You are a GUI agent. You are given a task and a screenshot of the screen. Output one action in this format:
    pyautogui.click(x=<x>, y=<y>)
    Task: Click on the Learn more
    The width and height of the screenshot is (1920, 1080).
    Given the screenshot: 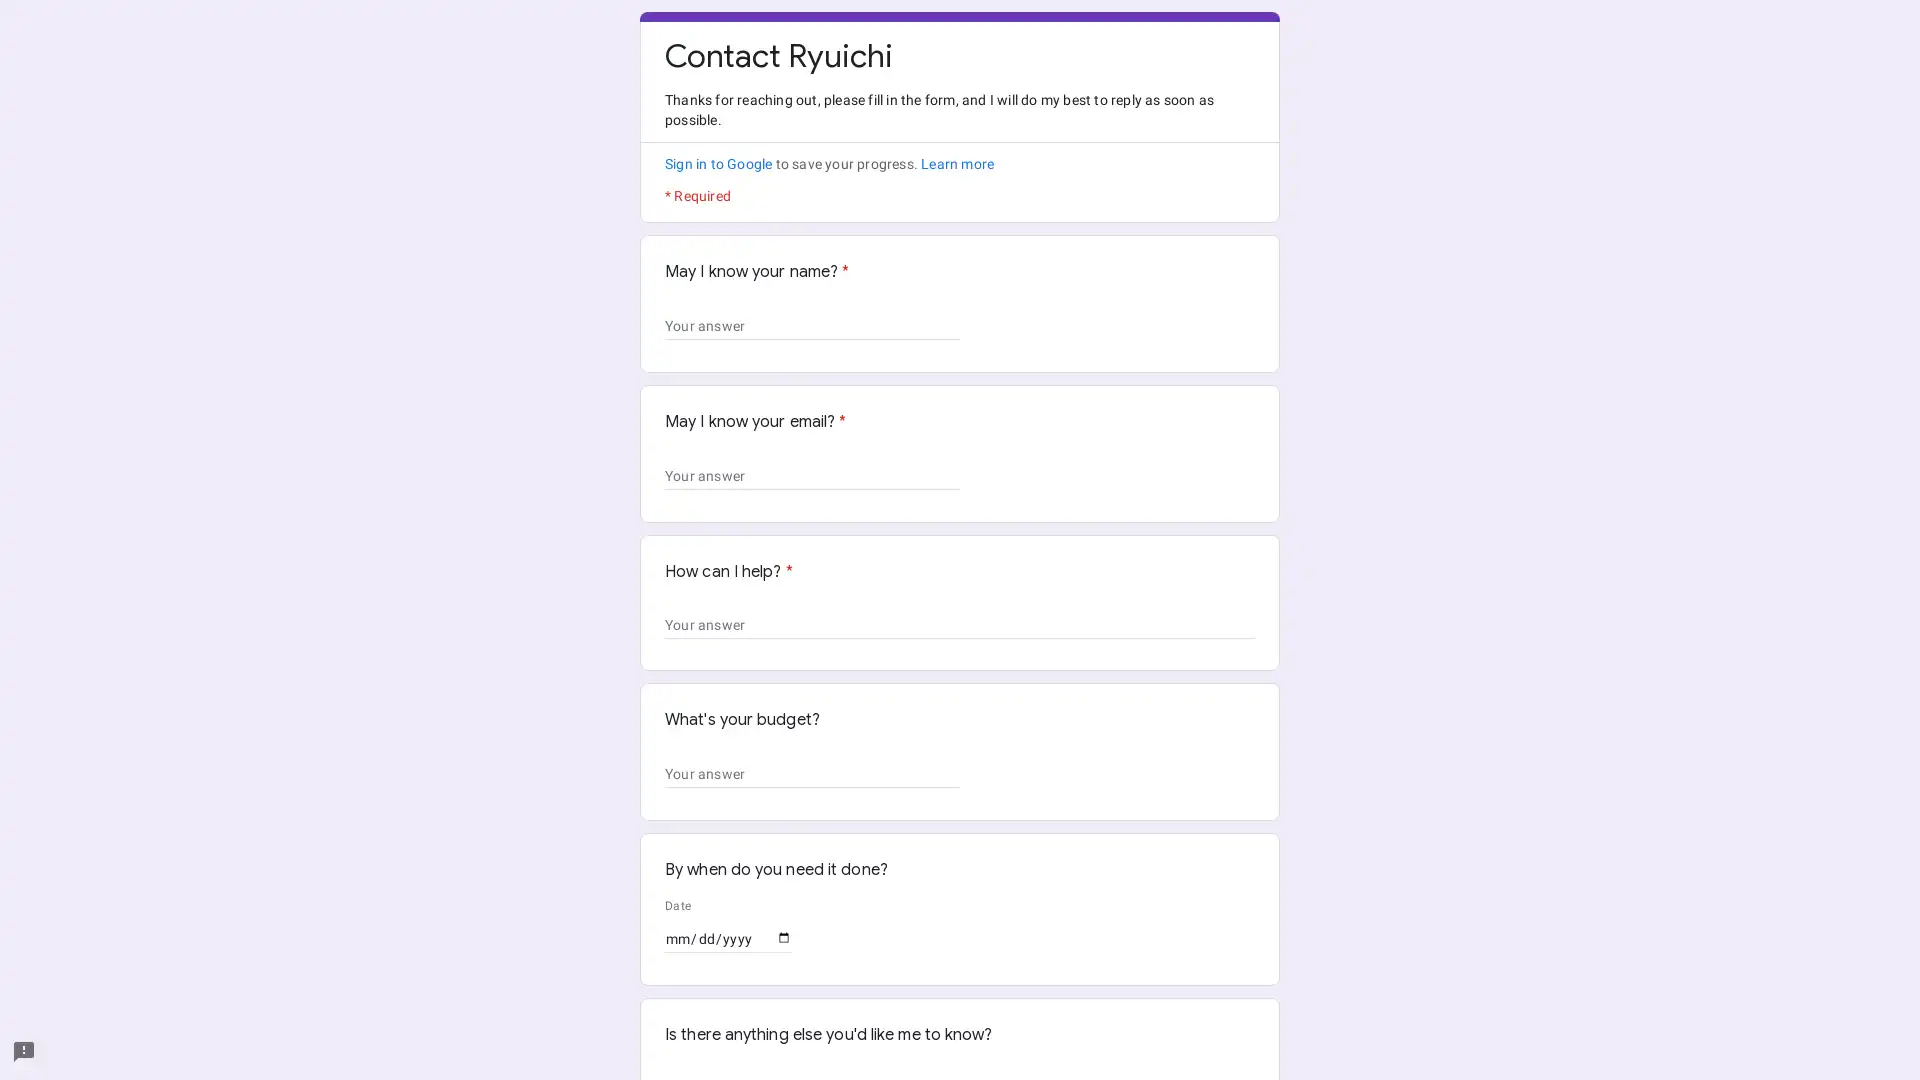 What is the action you would take?
    pyautogui.click(x=956, y=163)
    